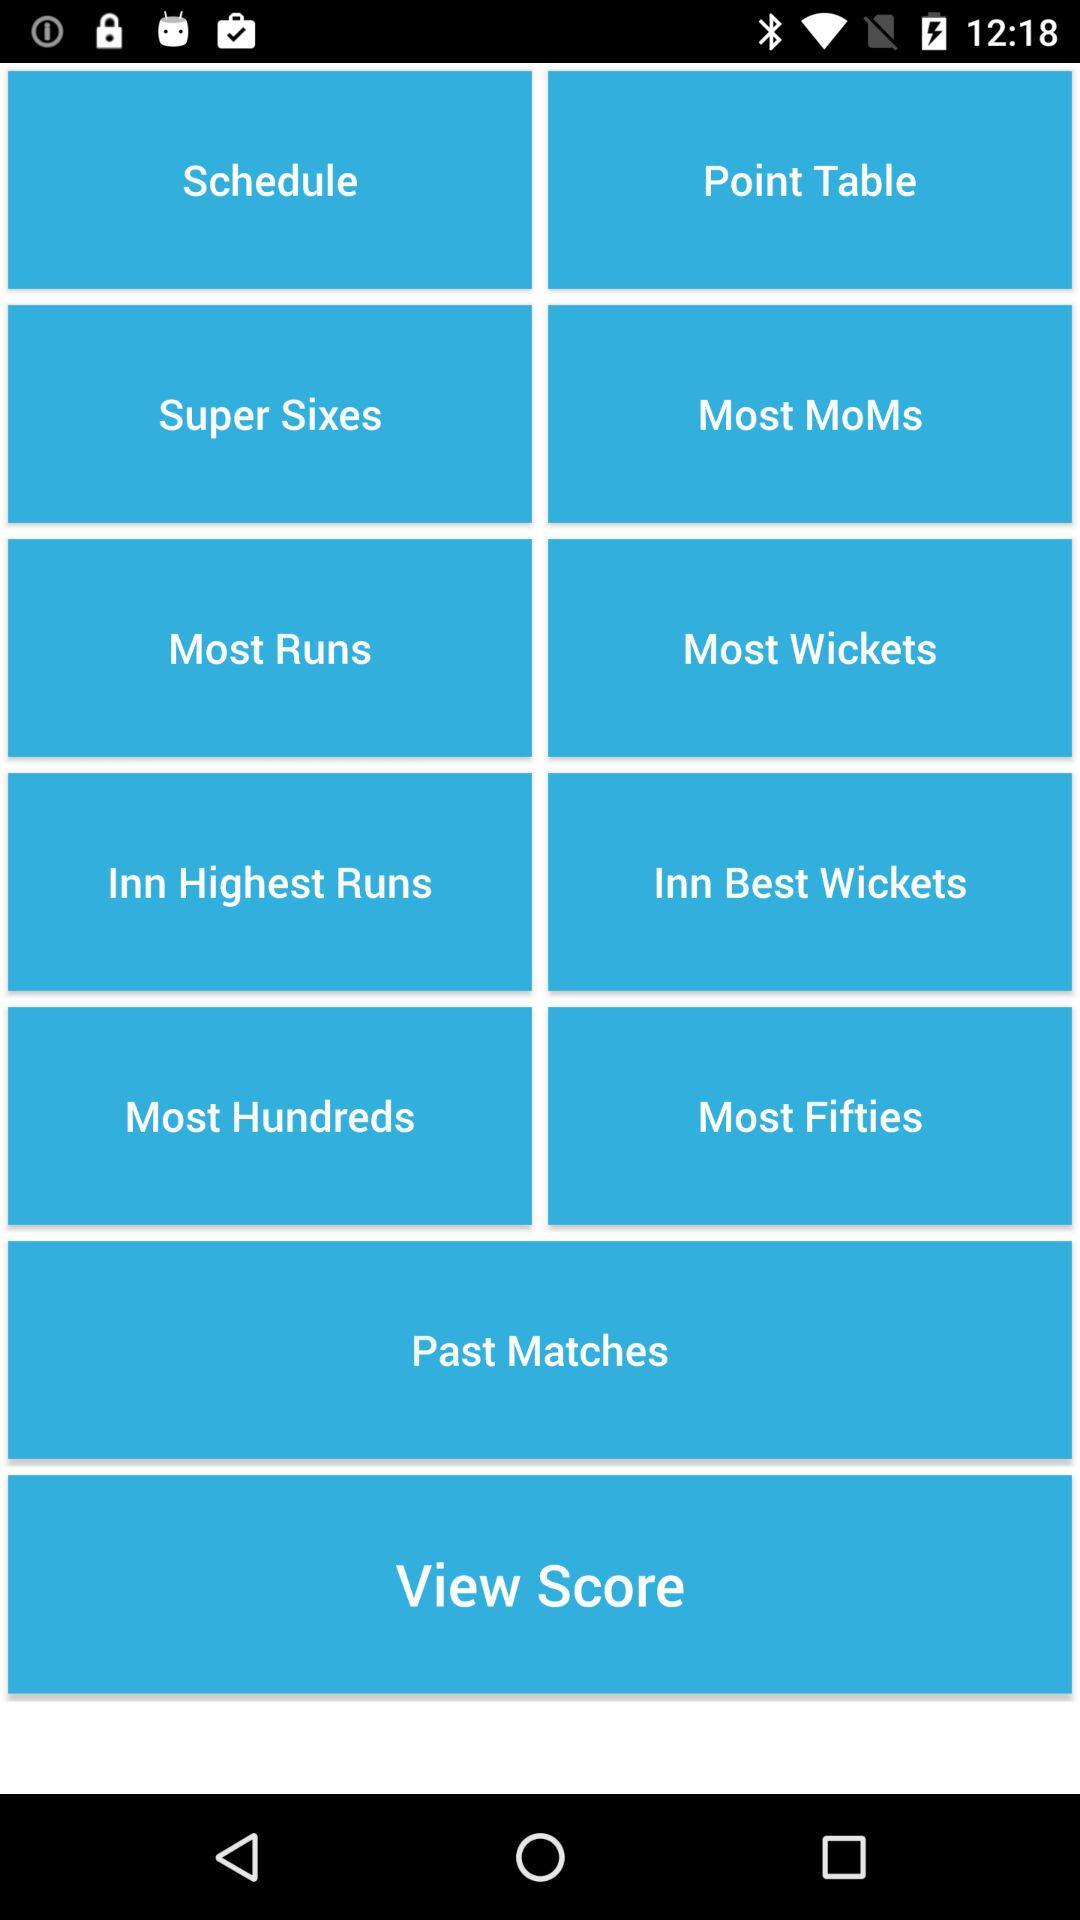  I want to click on button to the left of the point table button, so click(270, 180).